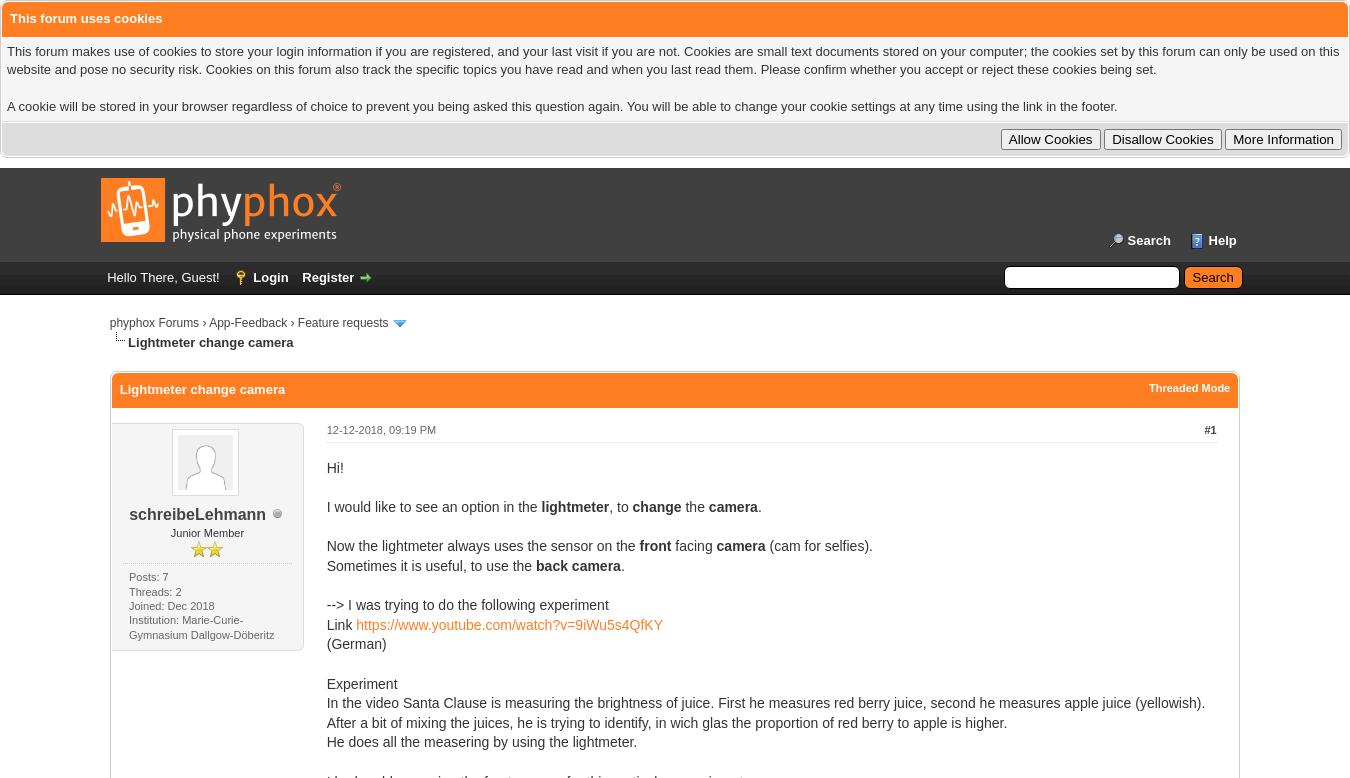 Image resolution: width=1350 pixels, height=778 pixels. Describe the element at coordinates (431, 565) in the screenshot. I see `'Sometimes it is useful, to use the'` at that location.